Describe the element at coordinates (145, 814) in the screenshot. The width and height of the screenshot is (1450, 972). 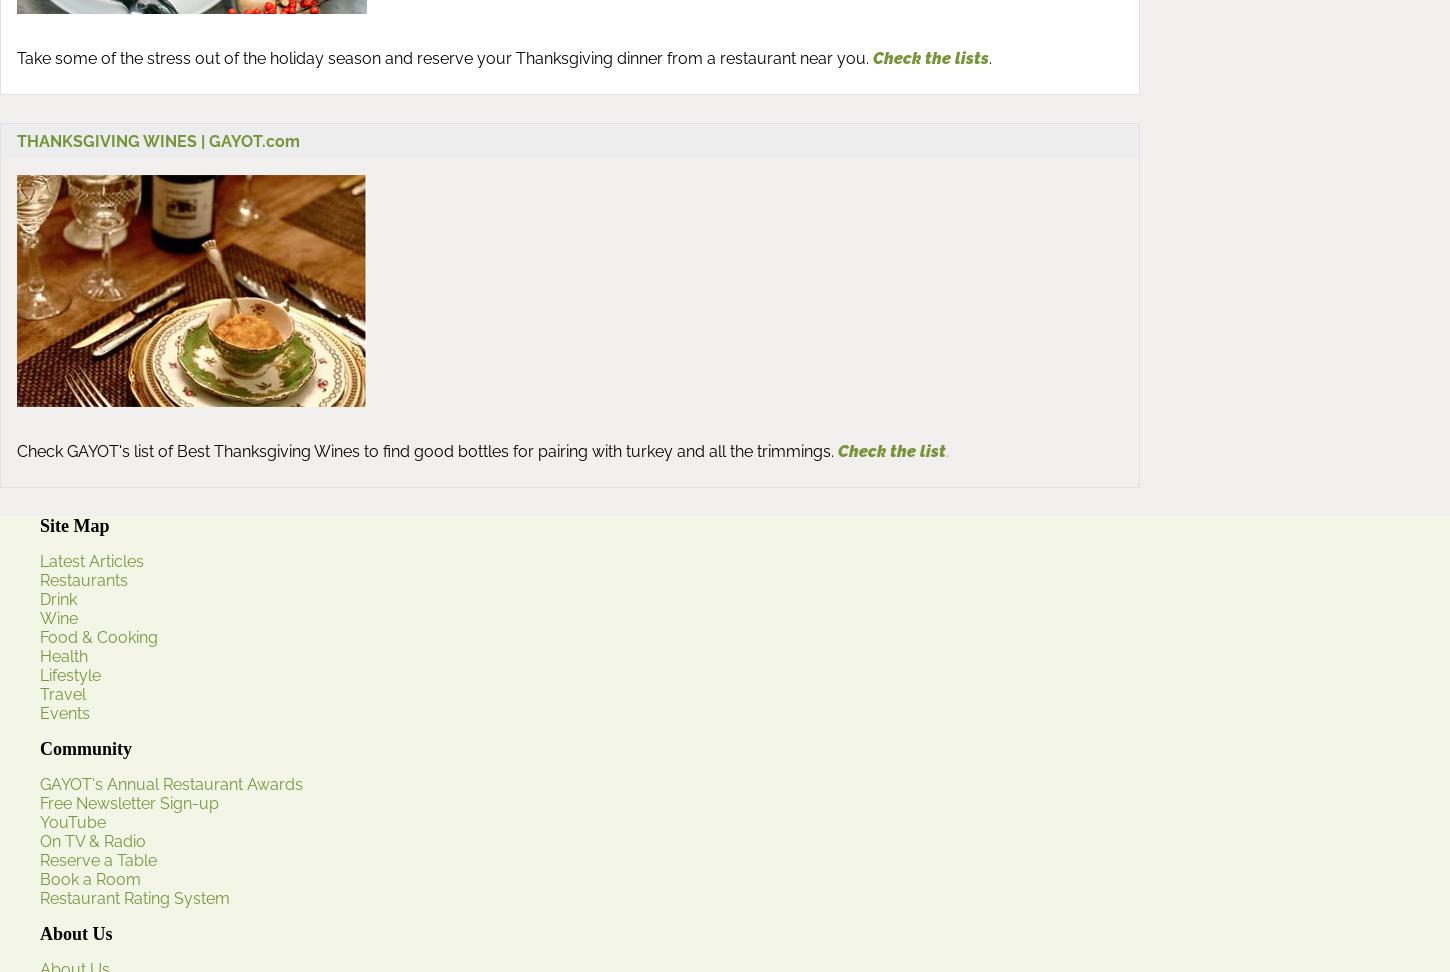
I see `'Dine like a King & a Queen | Jean Imbert au Plaza'` at that location.